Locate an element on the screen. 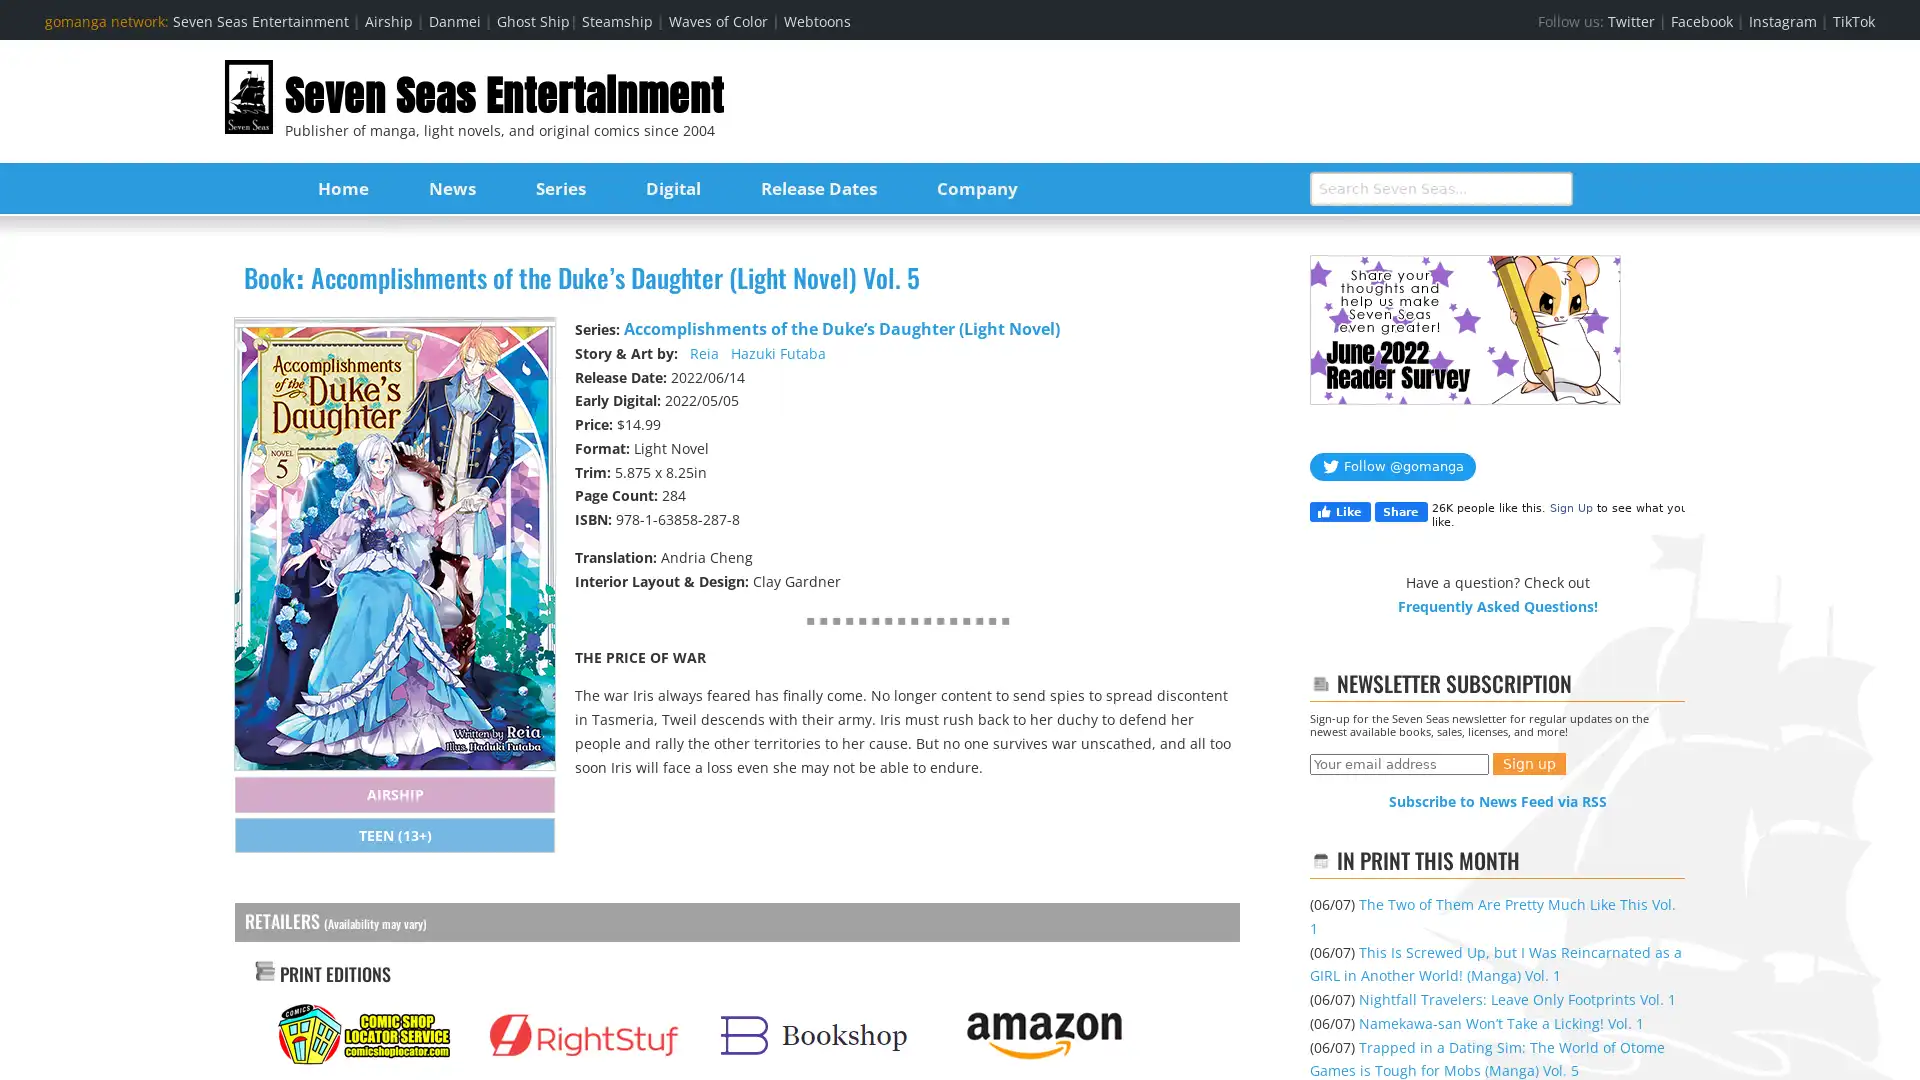 This screenshot has height=1080, width=1920. Sign up is located at coordinates (1528, 763).